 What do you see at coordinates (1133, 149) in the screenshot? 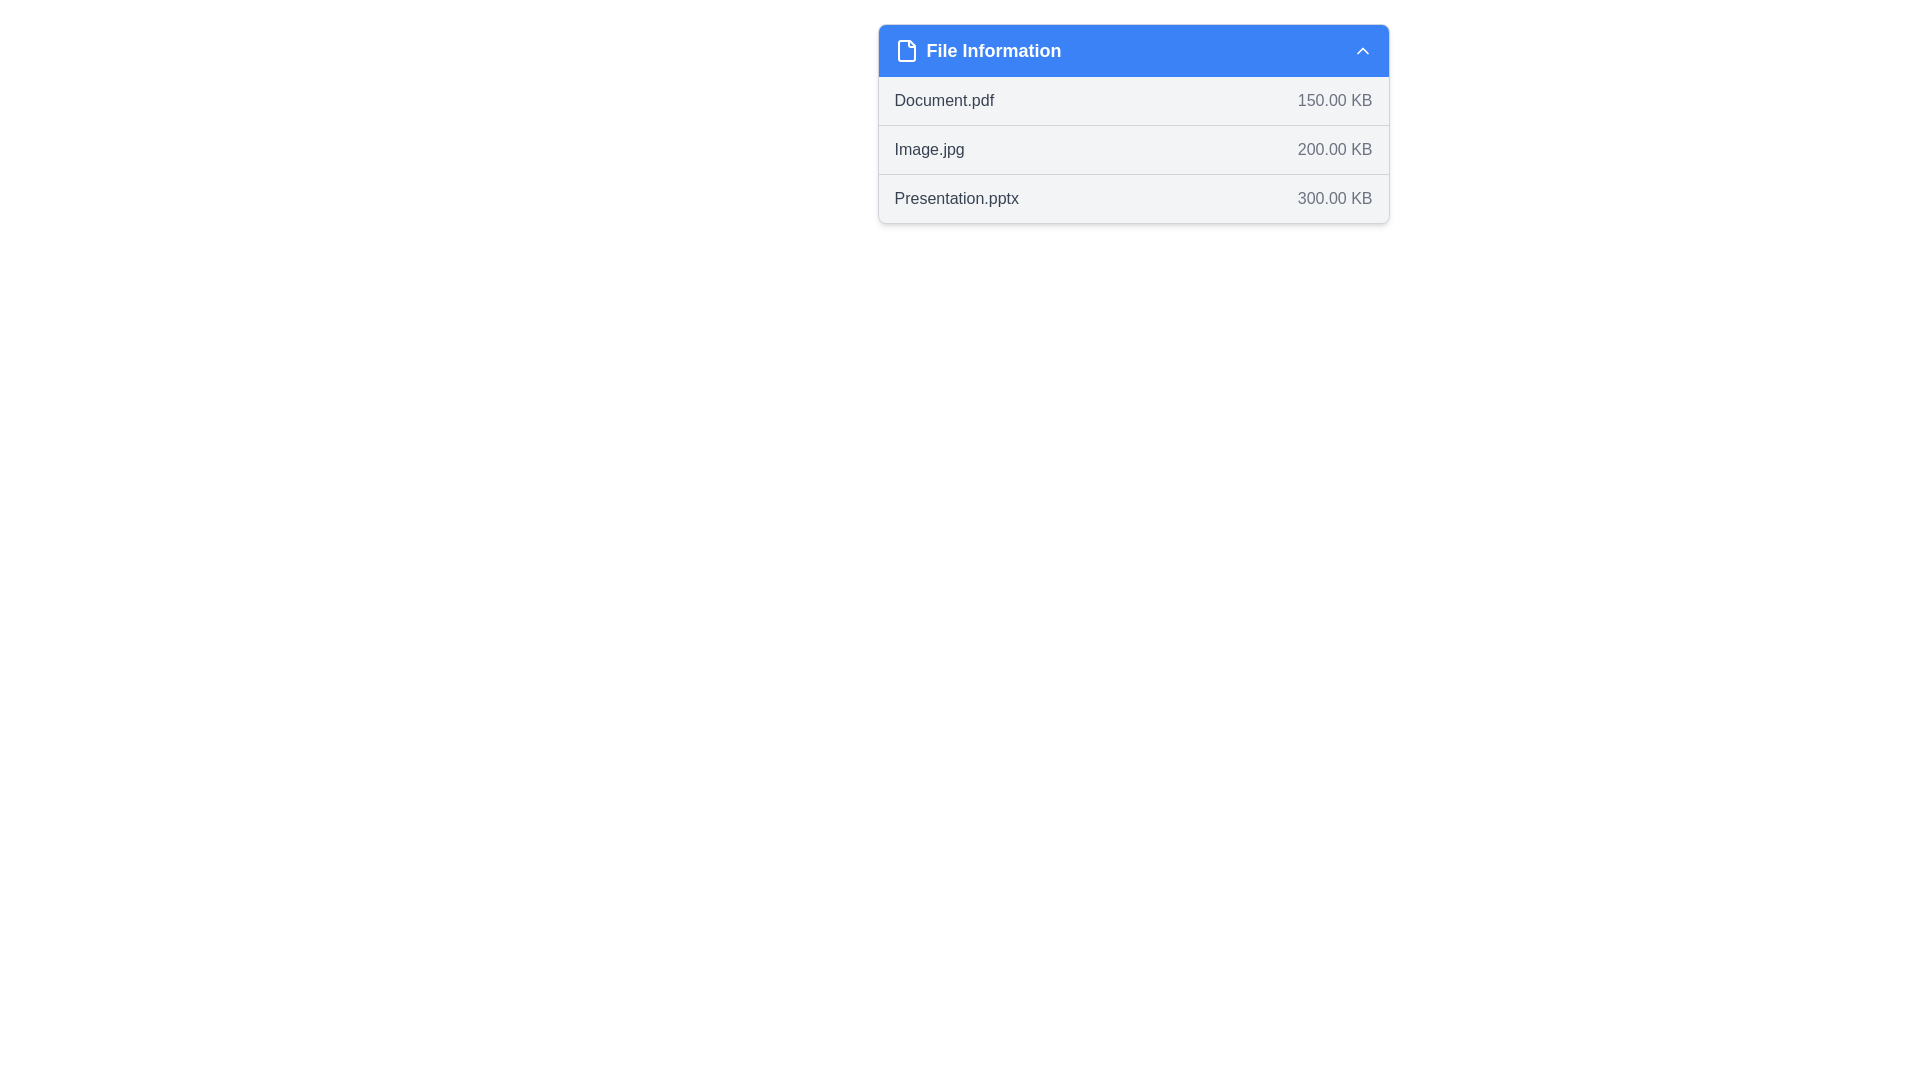
I see `the File information row displaying 'Image.jpg' and '200.00 KB' which is the second item under 'File Information'` at bounding box center [1133, 149].